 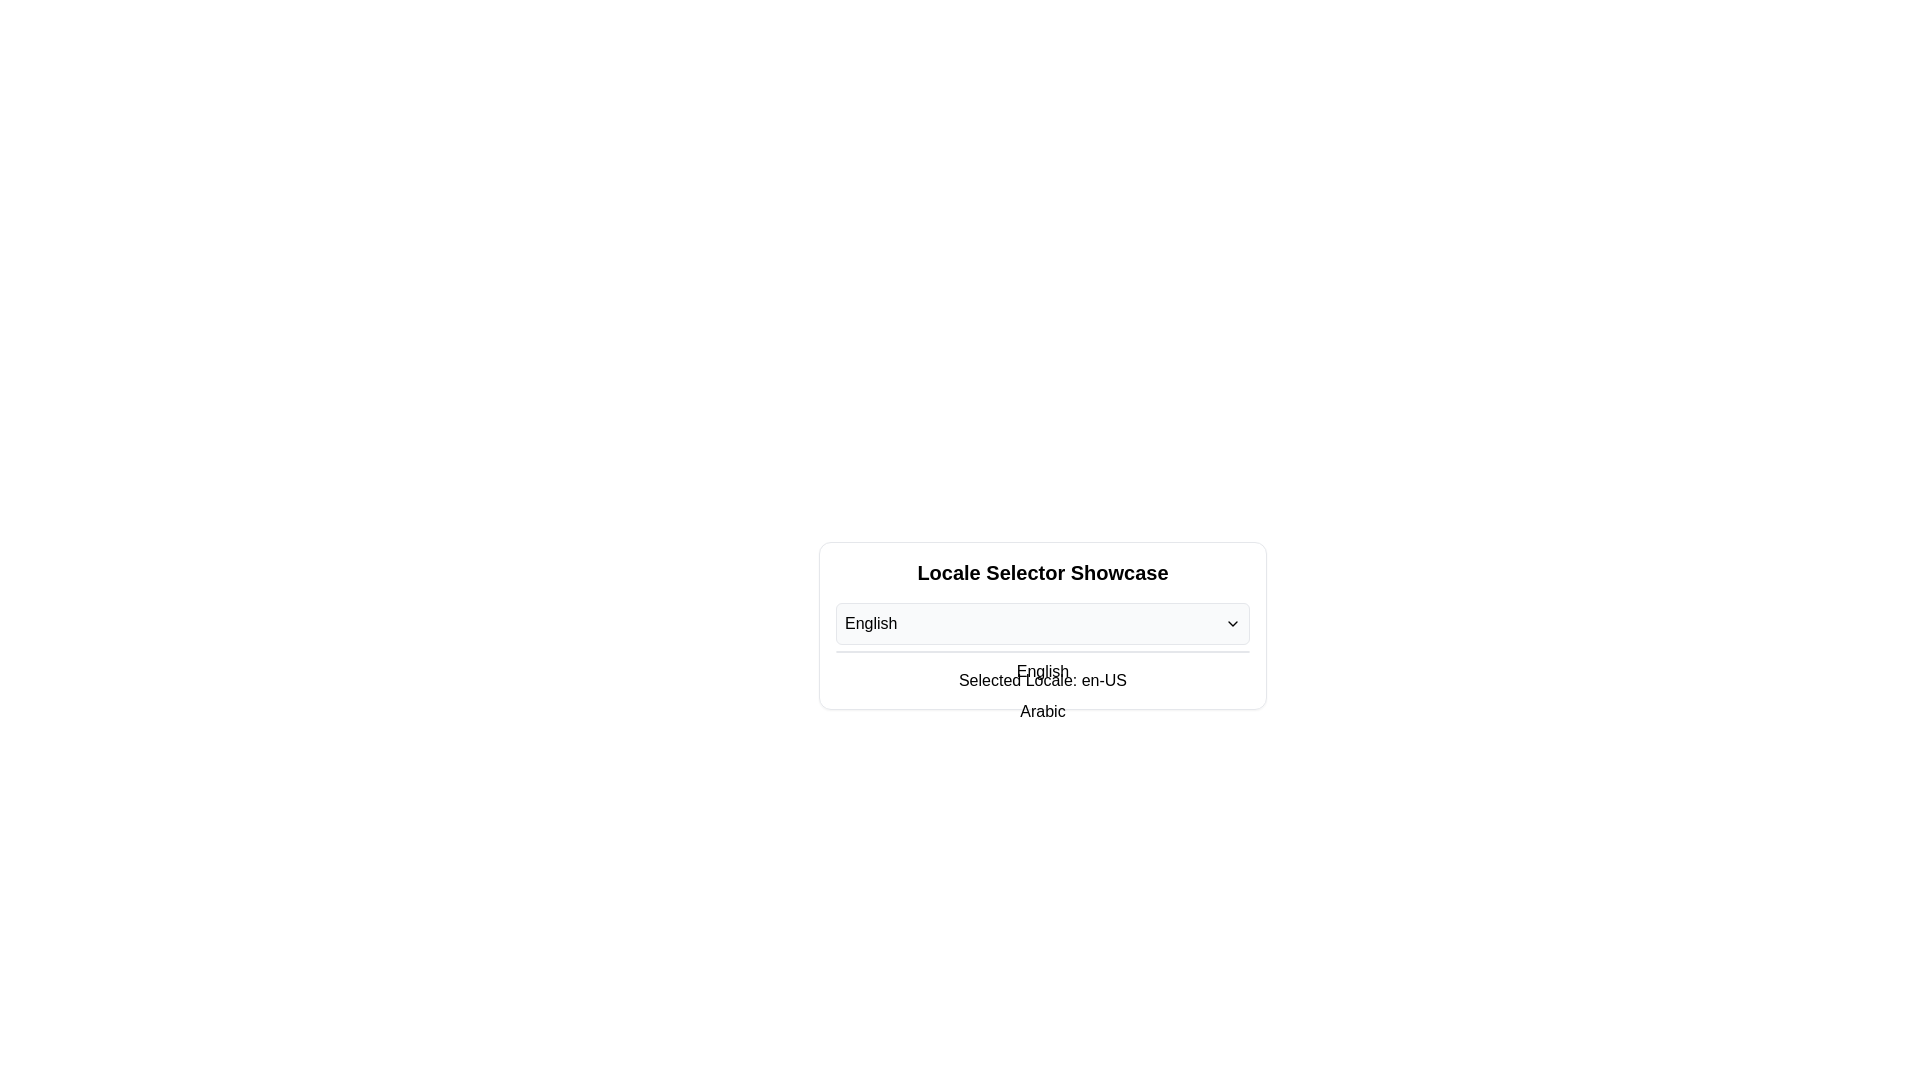 I want to click on the dropdown menu labeled 'English' which is located below the title 'Locale Selector Showcase' for tooltip information, so click(x=1041, y=623).